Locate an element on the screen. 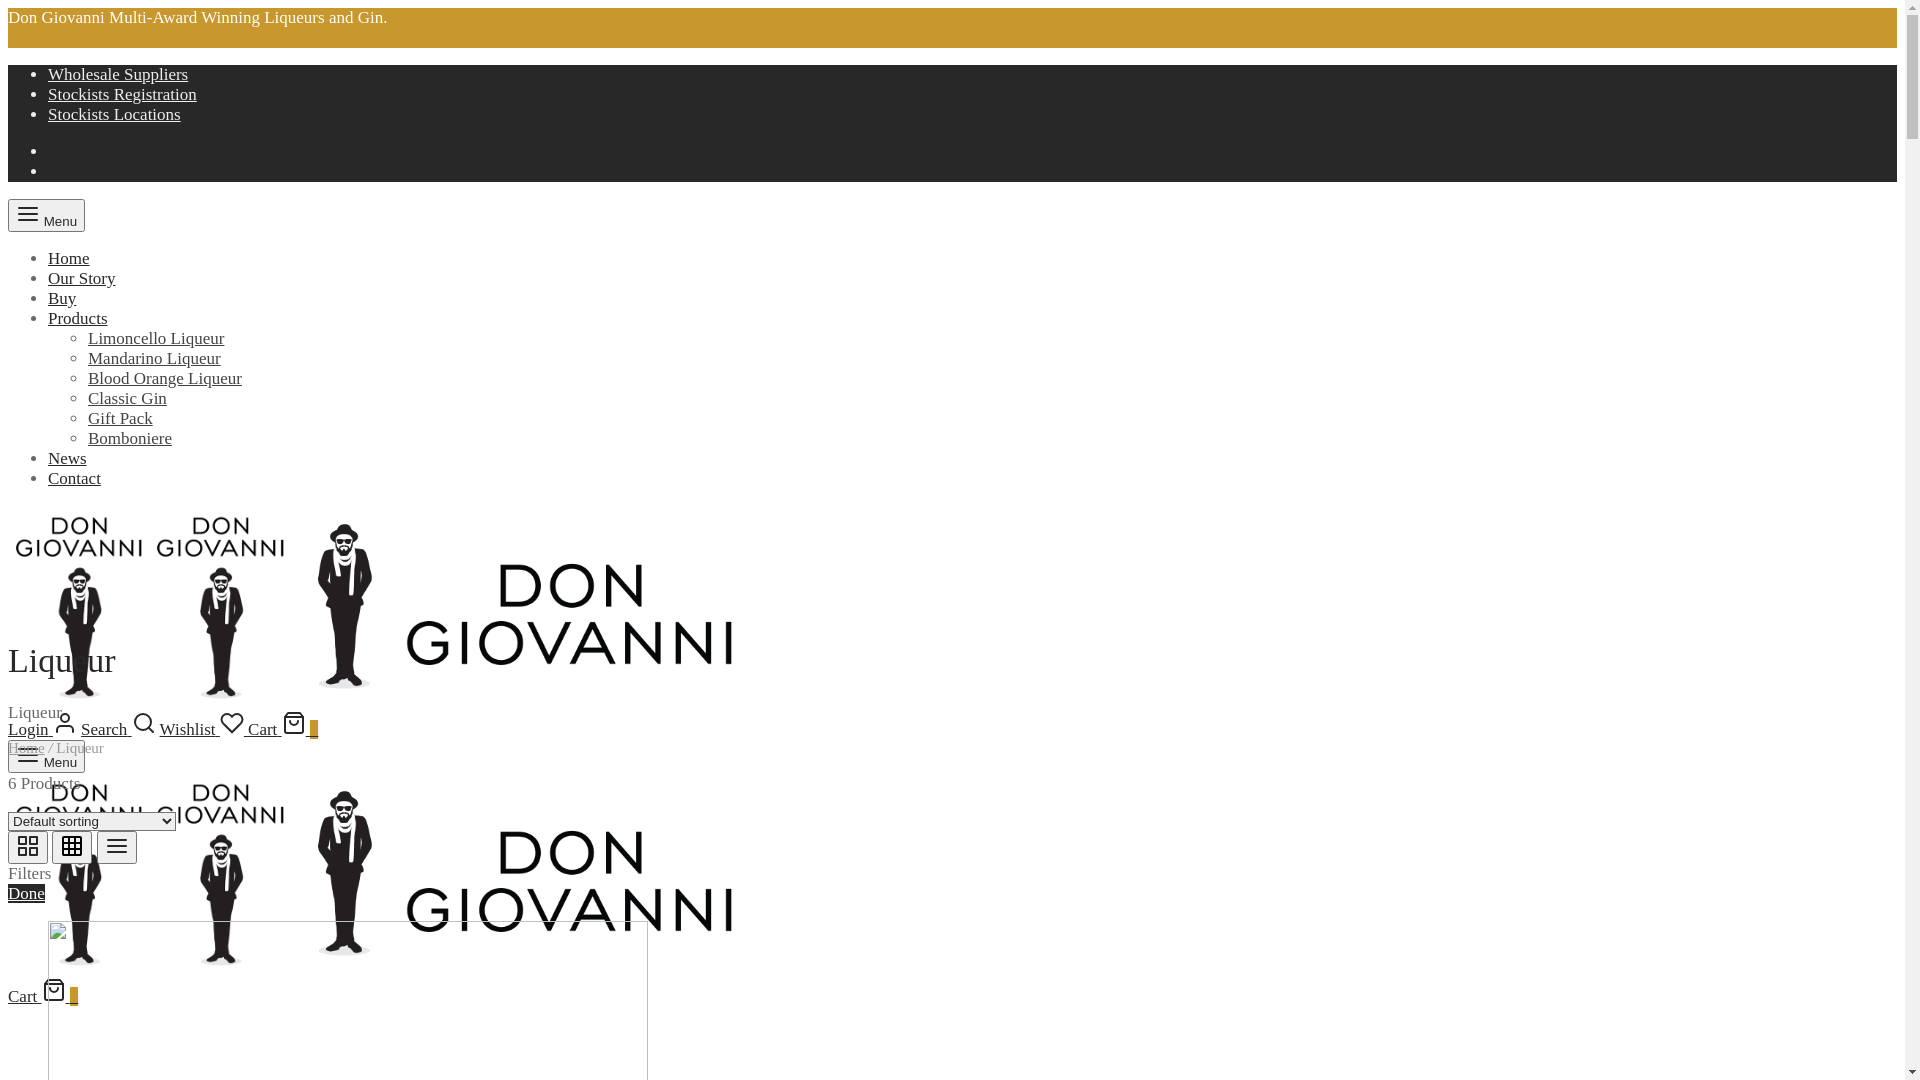  'Blood Orange Liqueur' is located at coordinates (164, 378).